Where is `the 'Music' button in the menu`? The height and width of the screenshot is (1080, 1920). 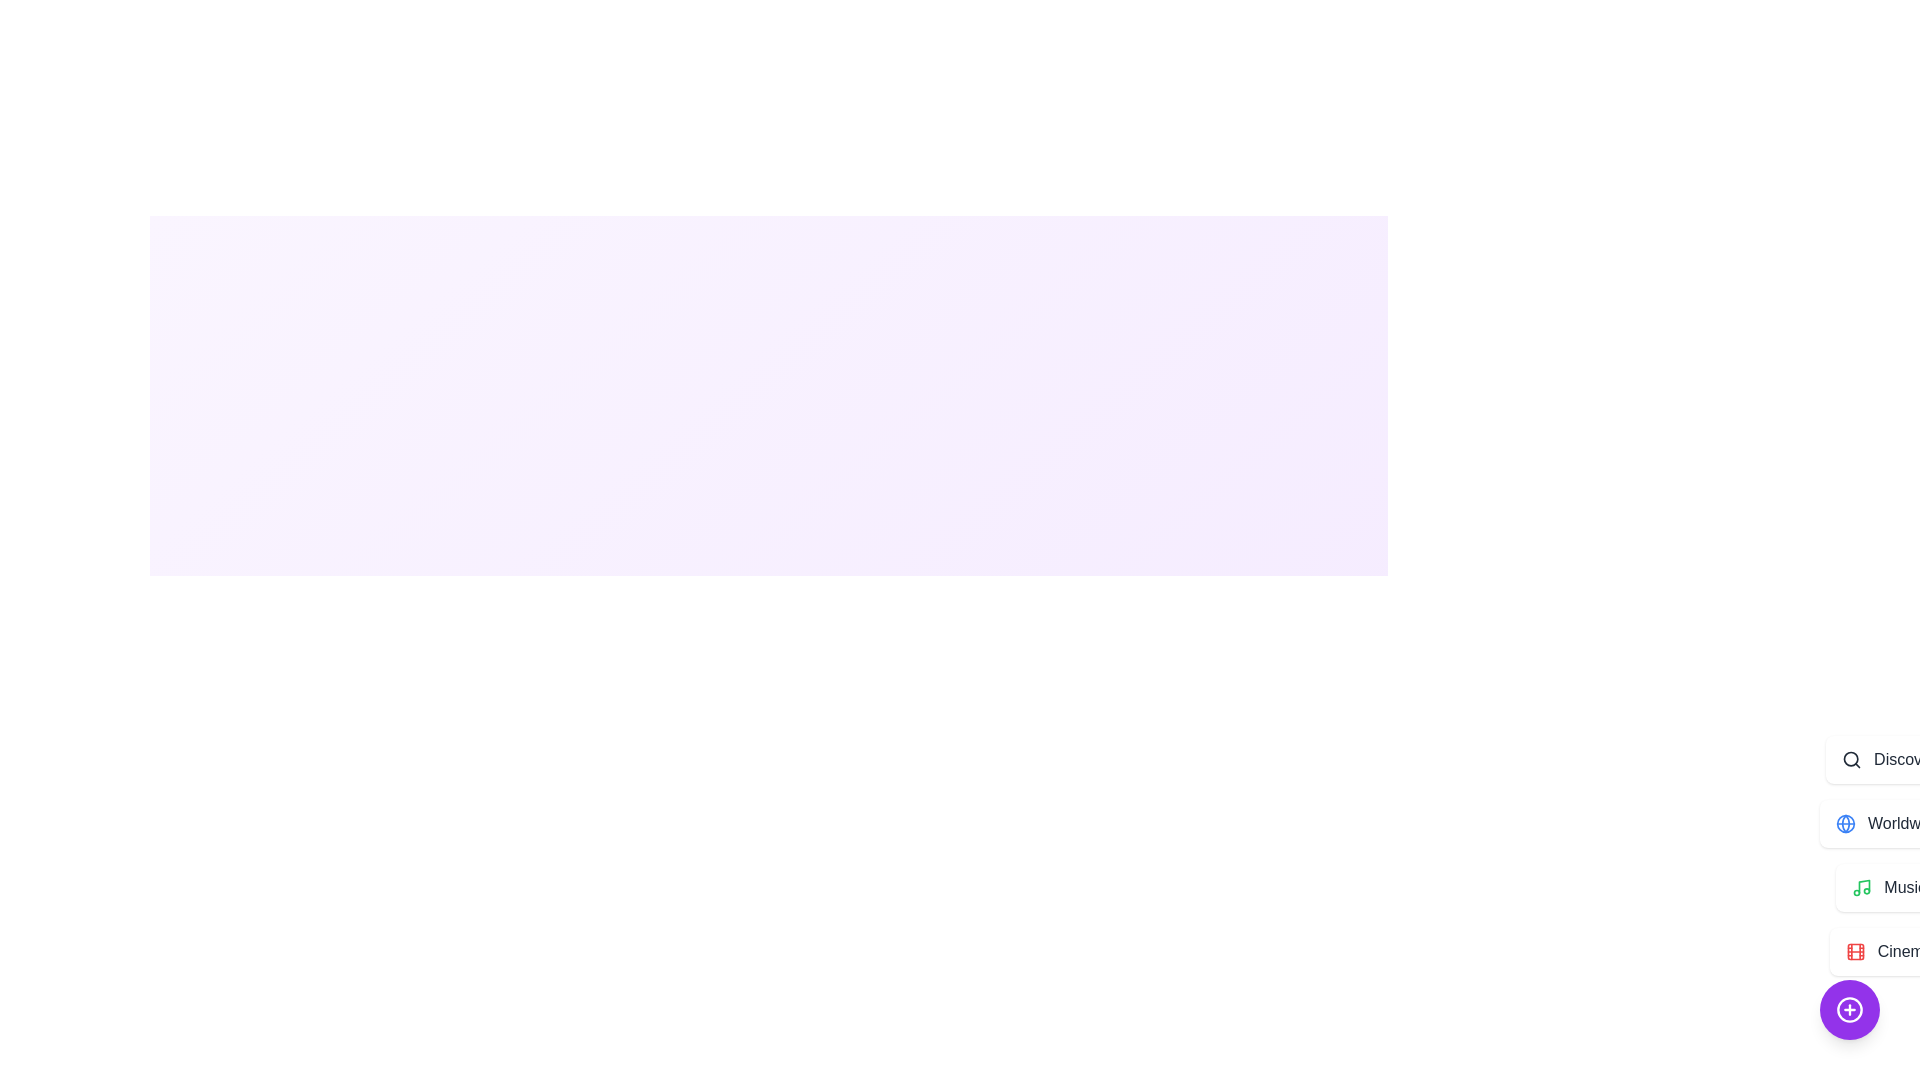 the 'Music' button in the menu is located at coordinates (1888, 886).